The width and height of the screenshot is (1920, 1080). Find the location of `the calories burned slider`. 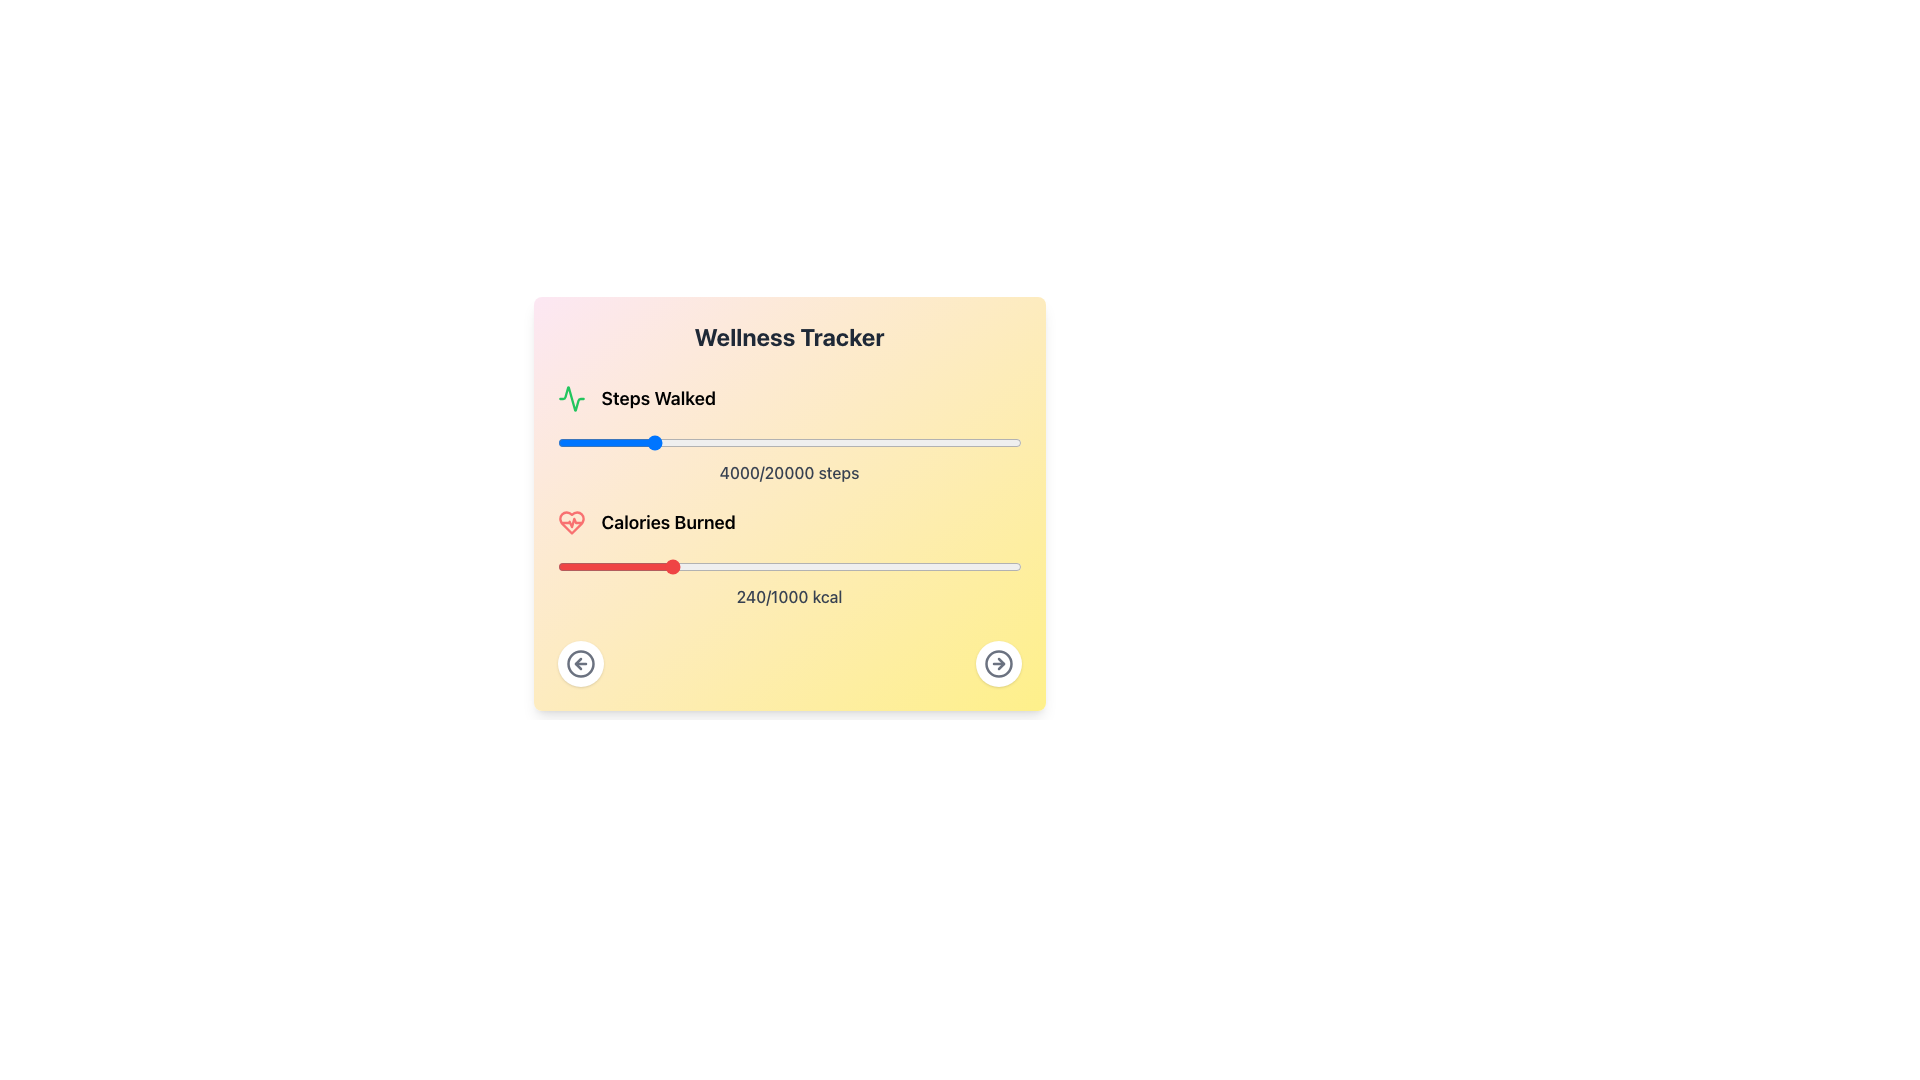

the calories burned slider is located at coordinates (891, 567).